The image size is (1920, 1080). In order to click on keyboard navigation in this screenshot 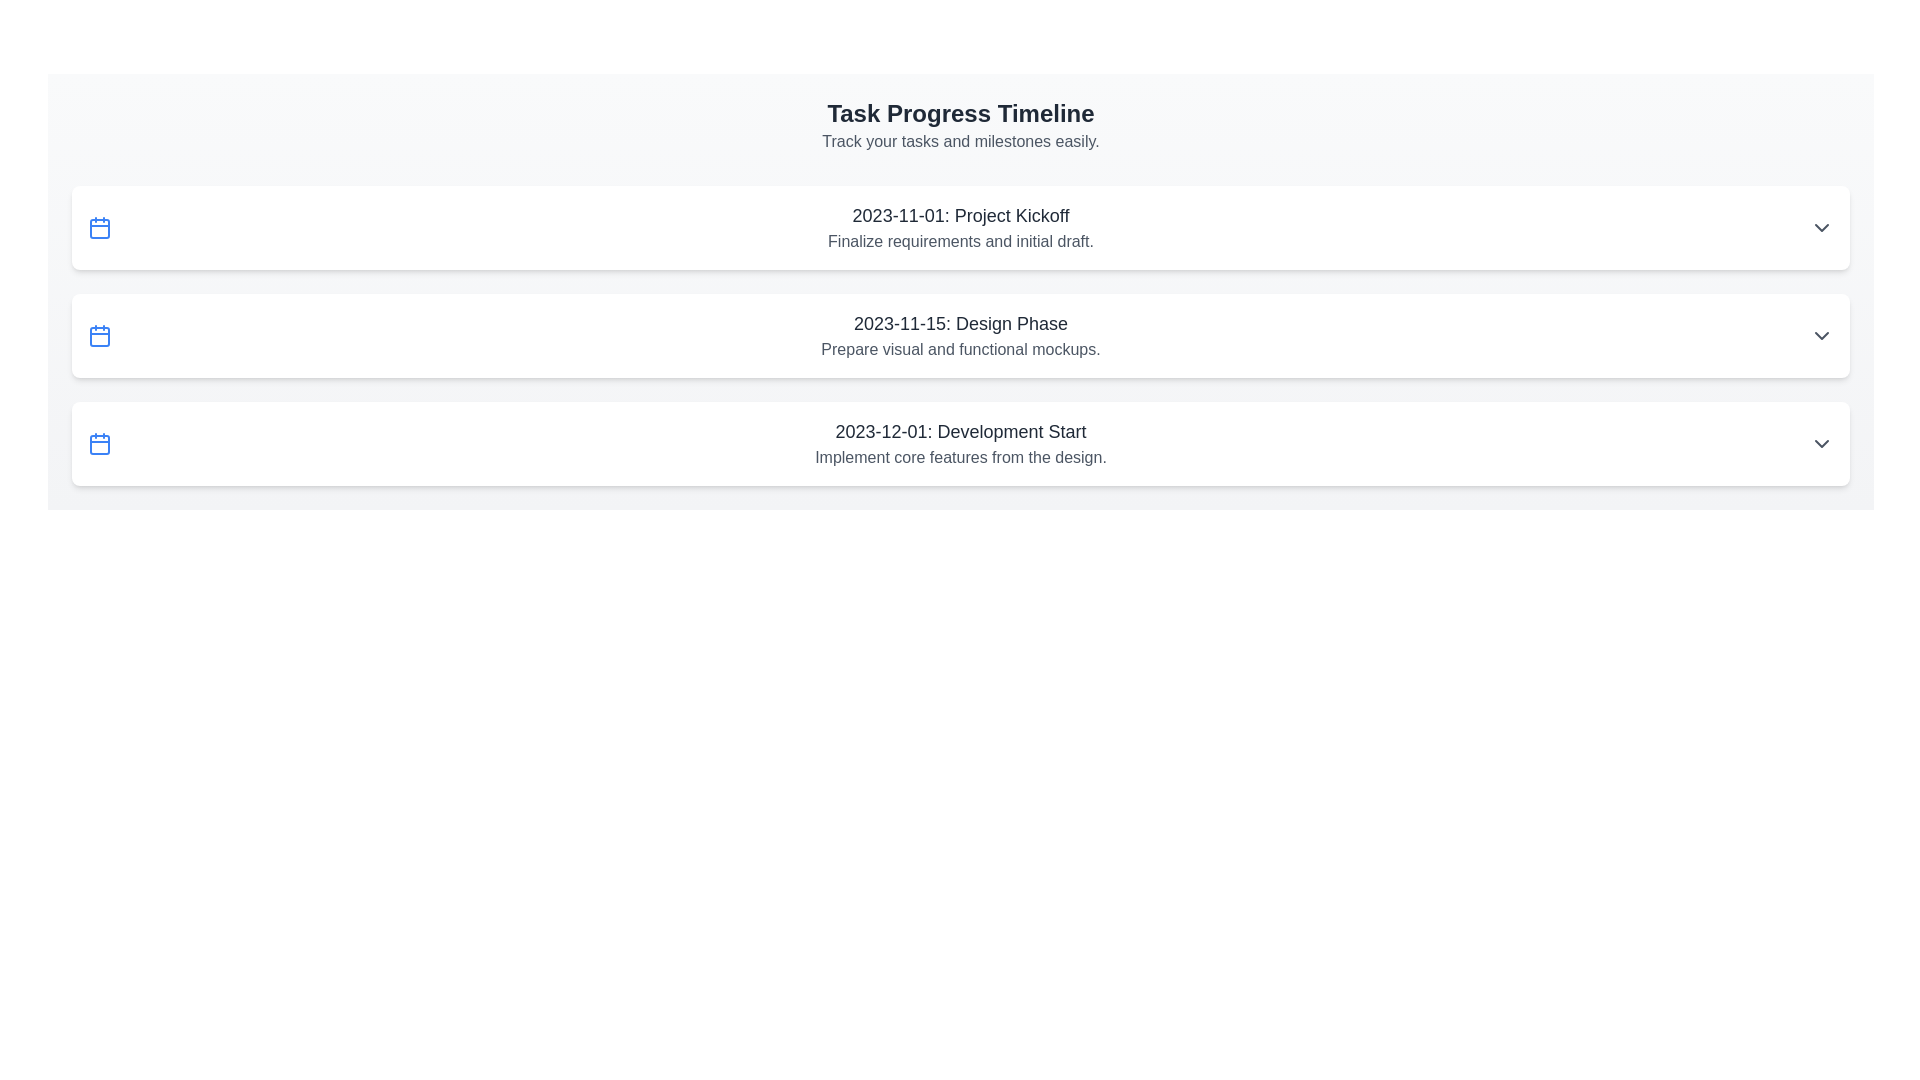, I will do `click(960, 442)`.